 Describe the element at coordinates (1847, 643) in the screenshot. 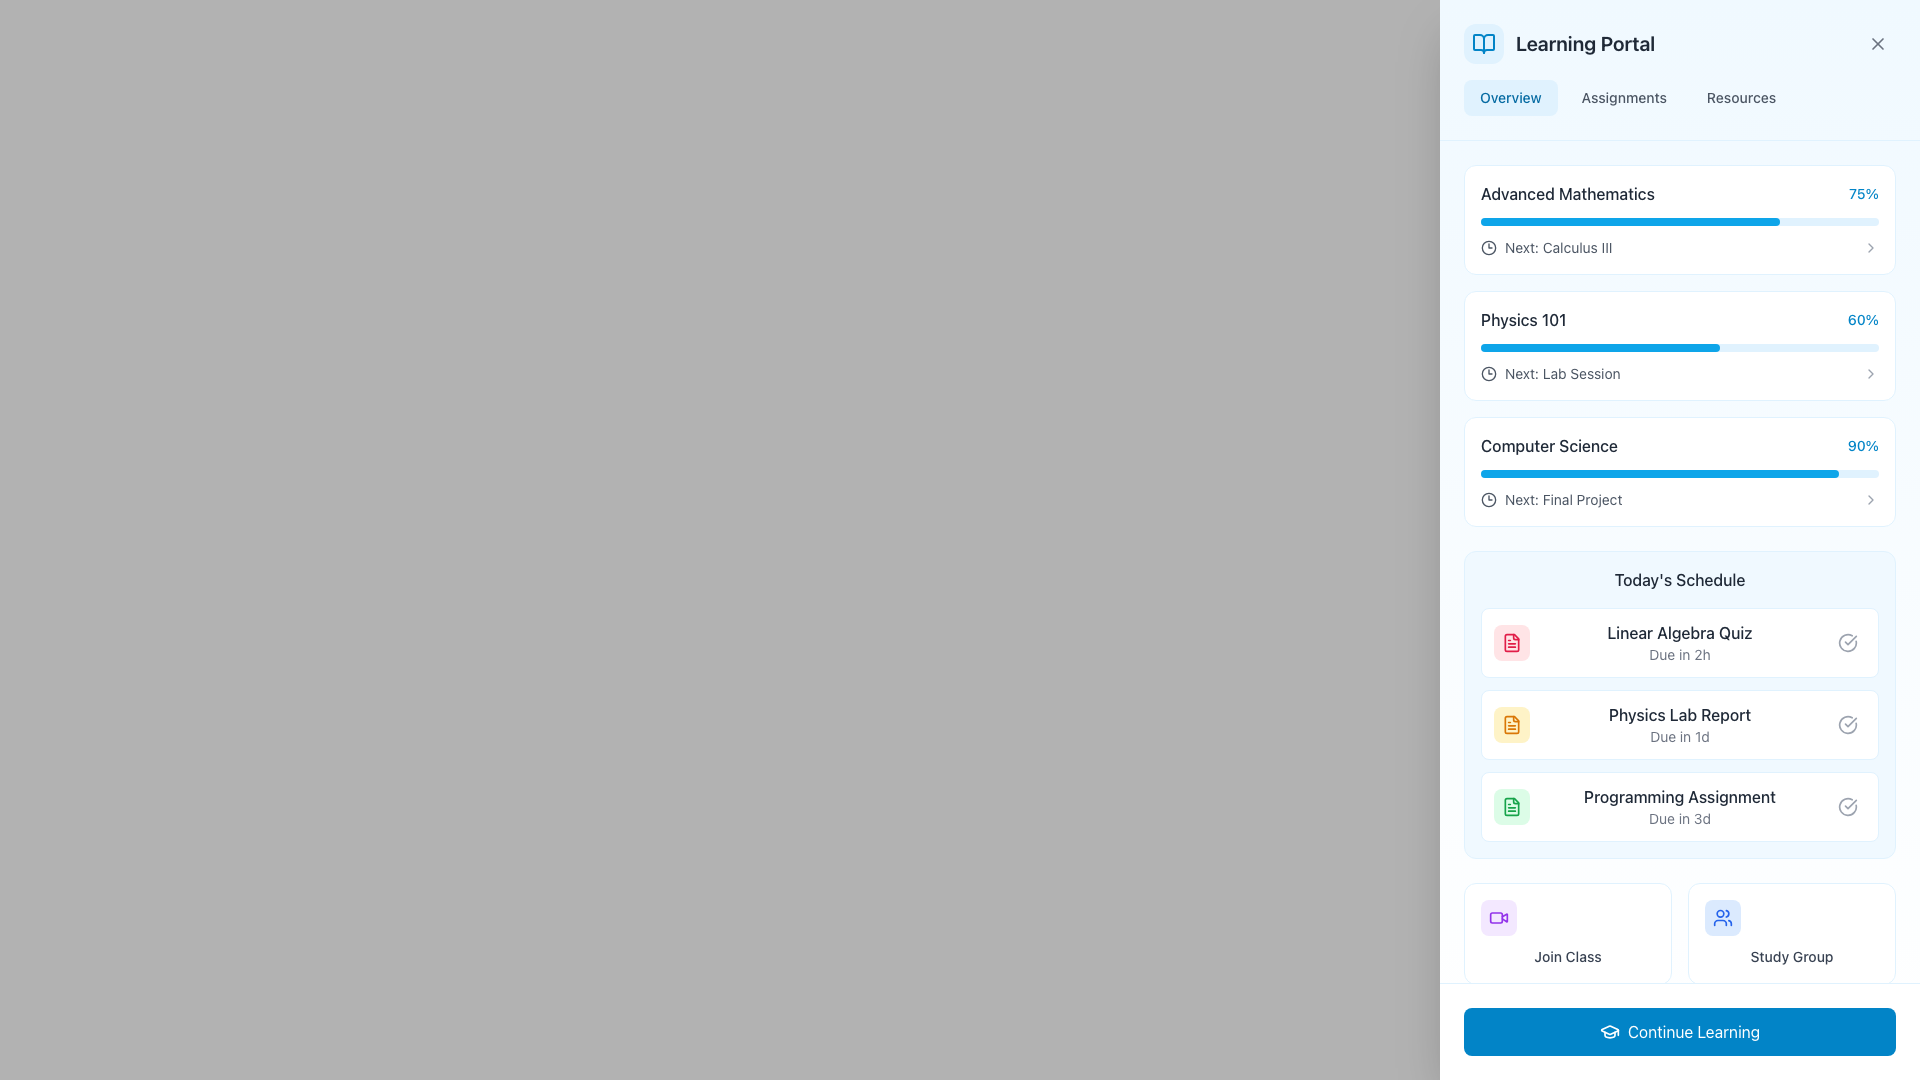

I see `the checkmark icon in the outlined circle that indicates the completed status of the 'Linear Algebra Quiz' list item` at that location.